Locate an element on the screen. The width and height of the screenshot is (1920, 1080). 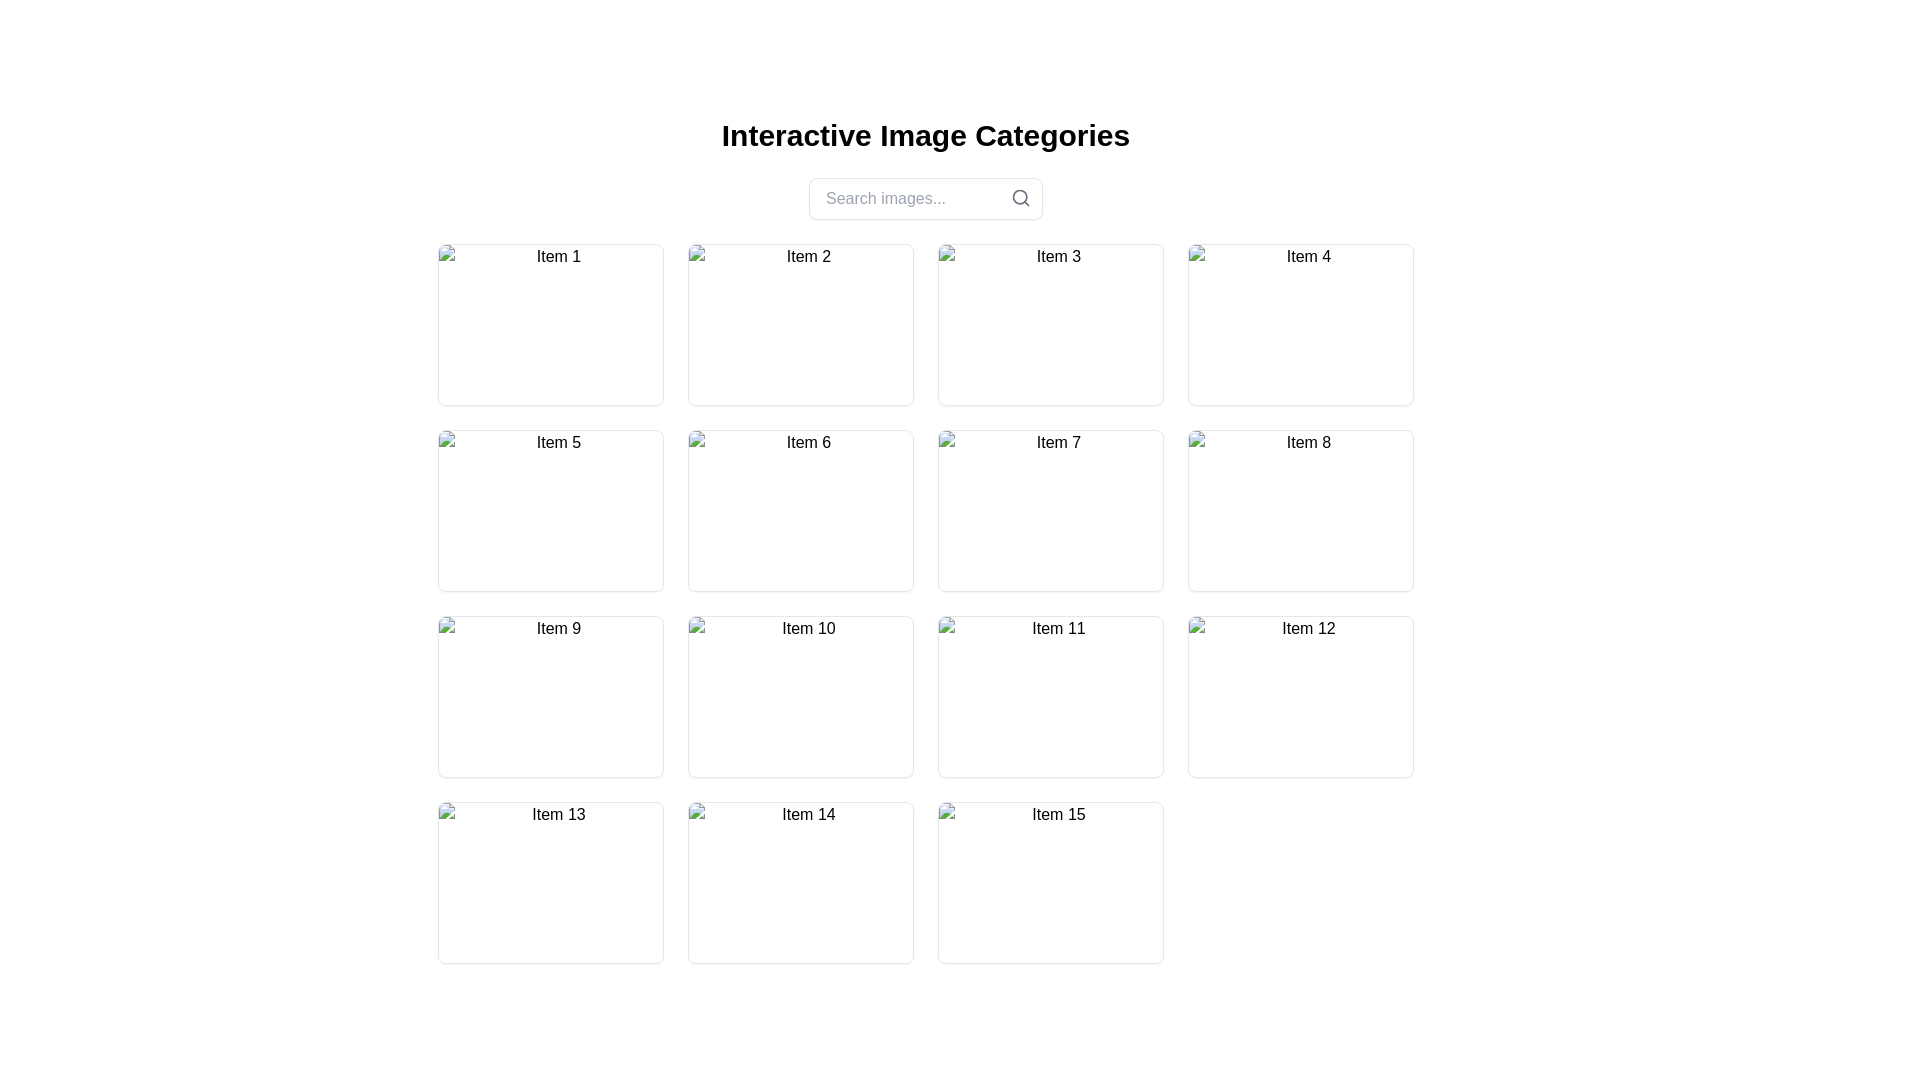
the fourth card item in the grid layout is located at coordinates (1300, 323).